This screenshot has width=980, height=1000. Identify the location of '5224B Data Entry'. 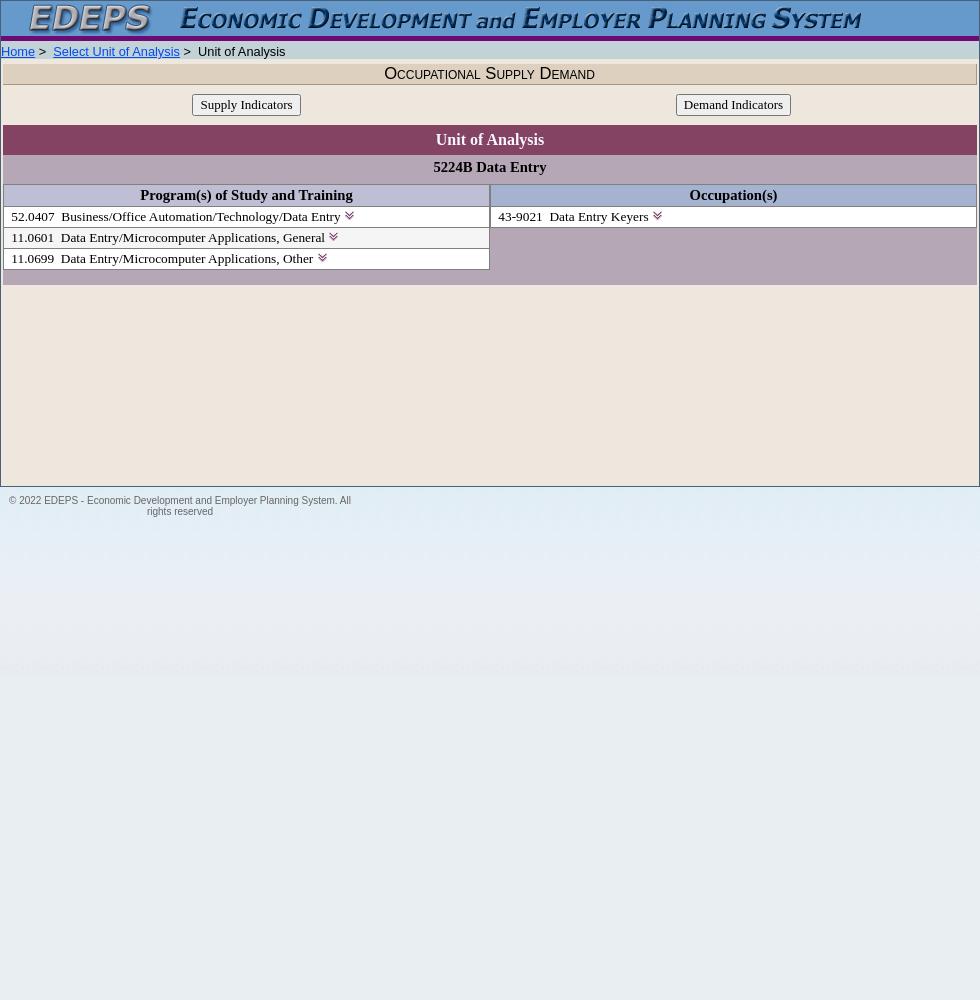
(489, 166).